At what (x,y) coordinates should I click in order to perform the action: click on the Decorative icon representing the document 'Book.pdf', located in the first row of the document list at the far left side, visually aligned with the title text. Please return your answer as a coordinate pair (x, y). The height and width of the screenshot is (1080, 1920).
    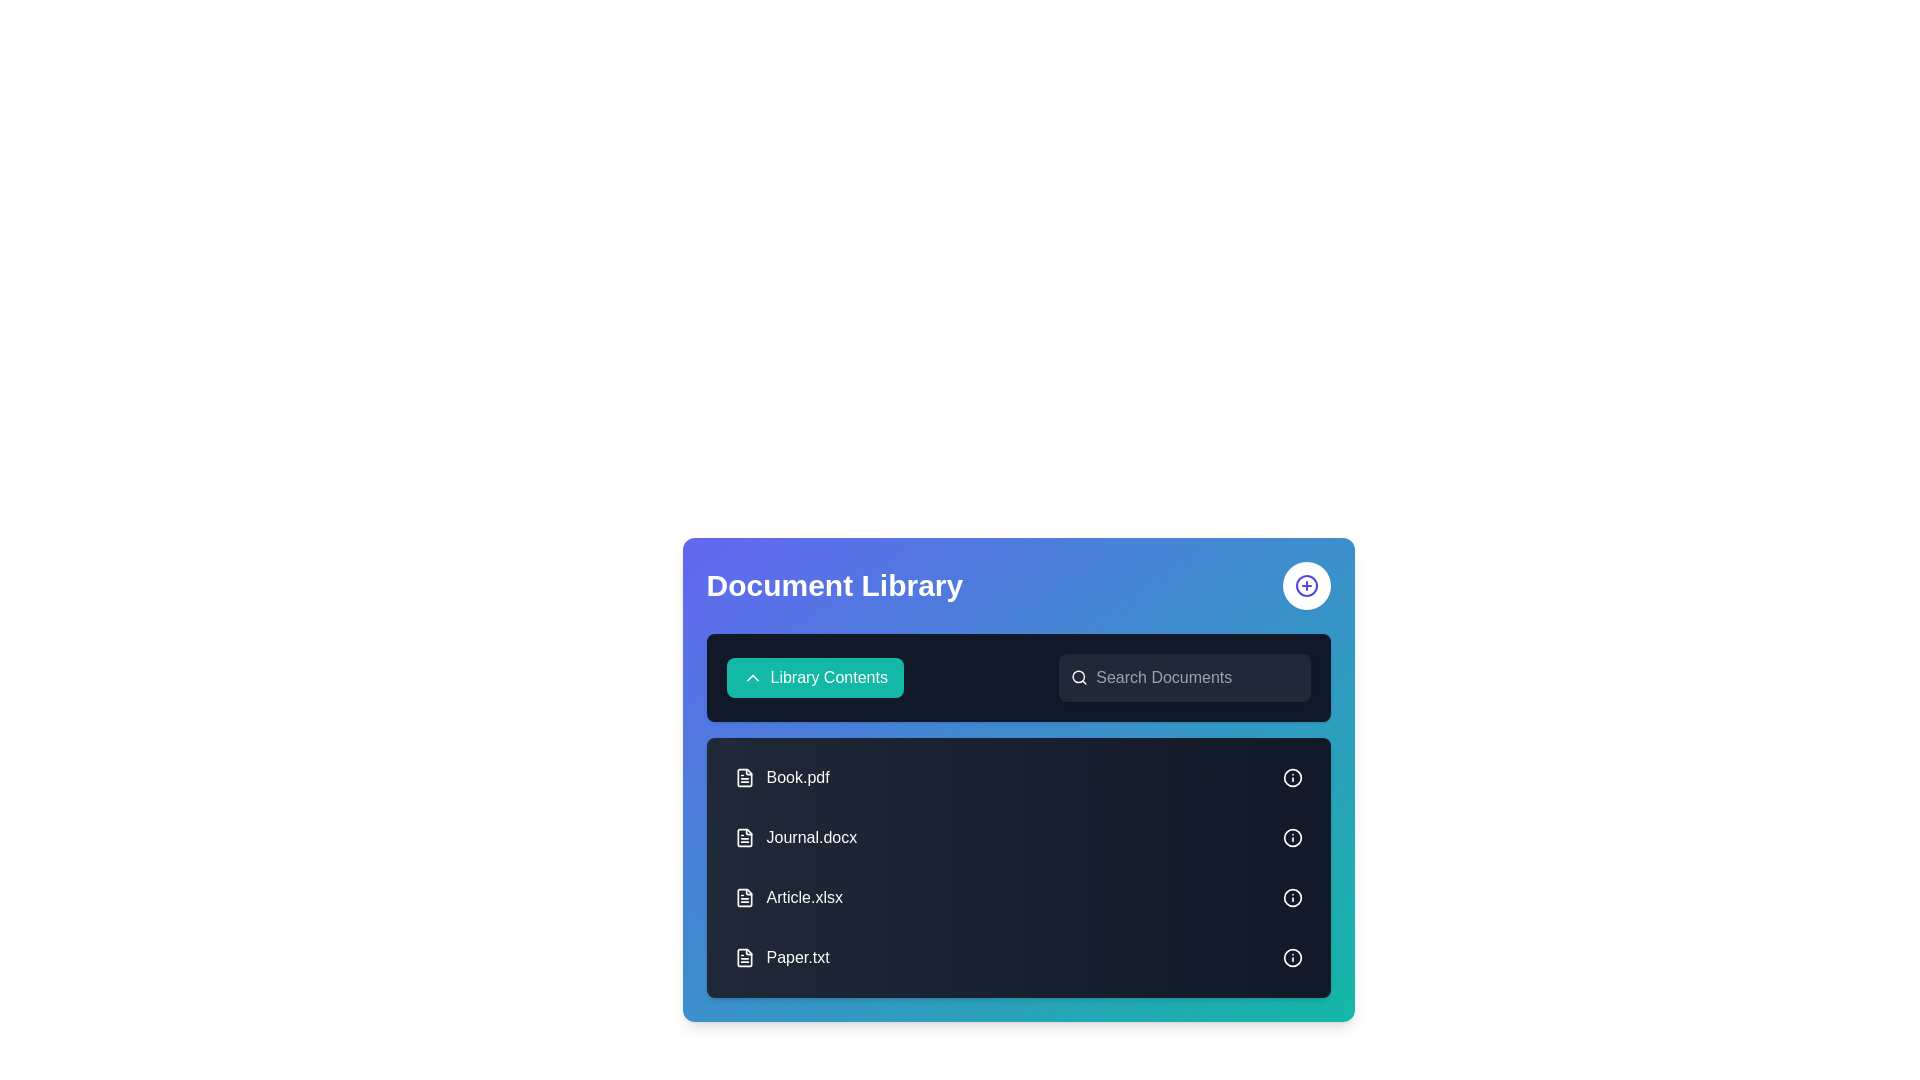
    Looking at the image, I should click on (743, 777).